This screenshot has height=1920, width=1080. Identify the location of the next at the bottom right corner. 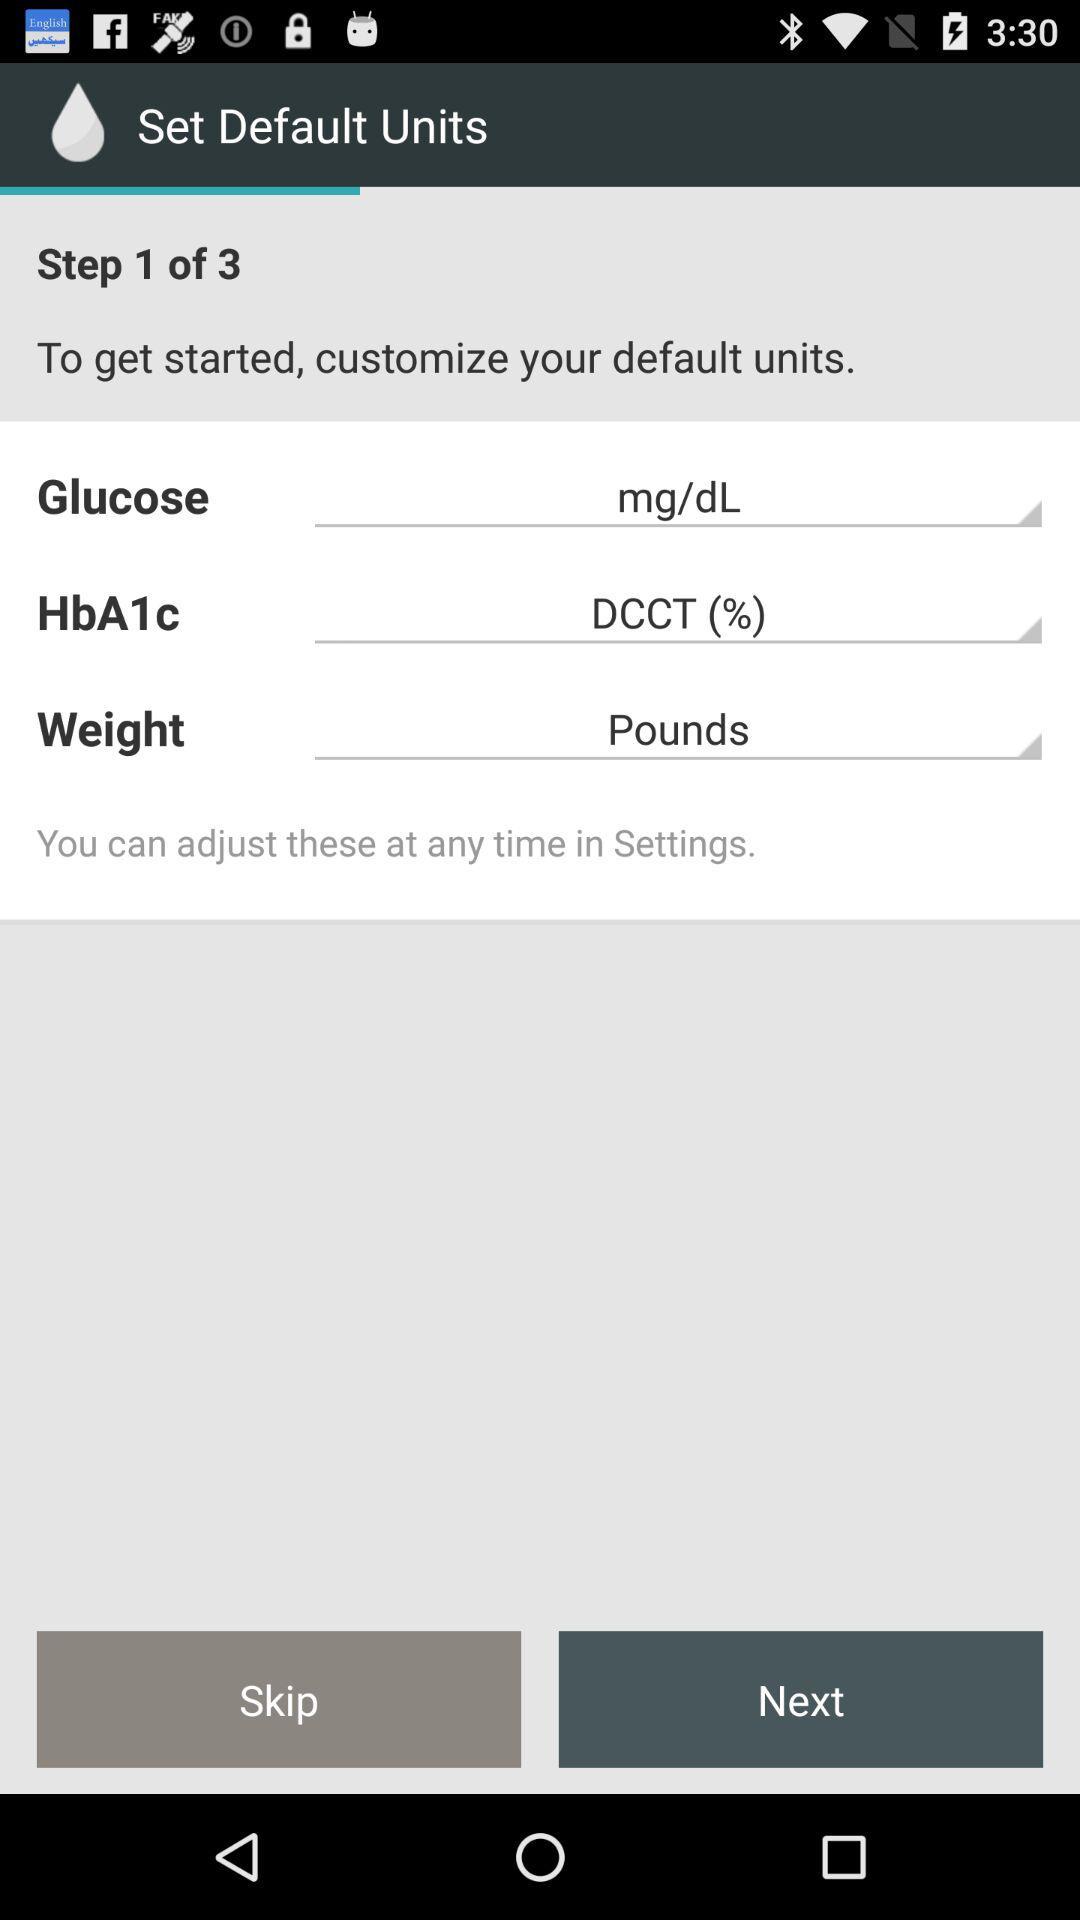
(800, 1698).